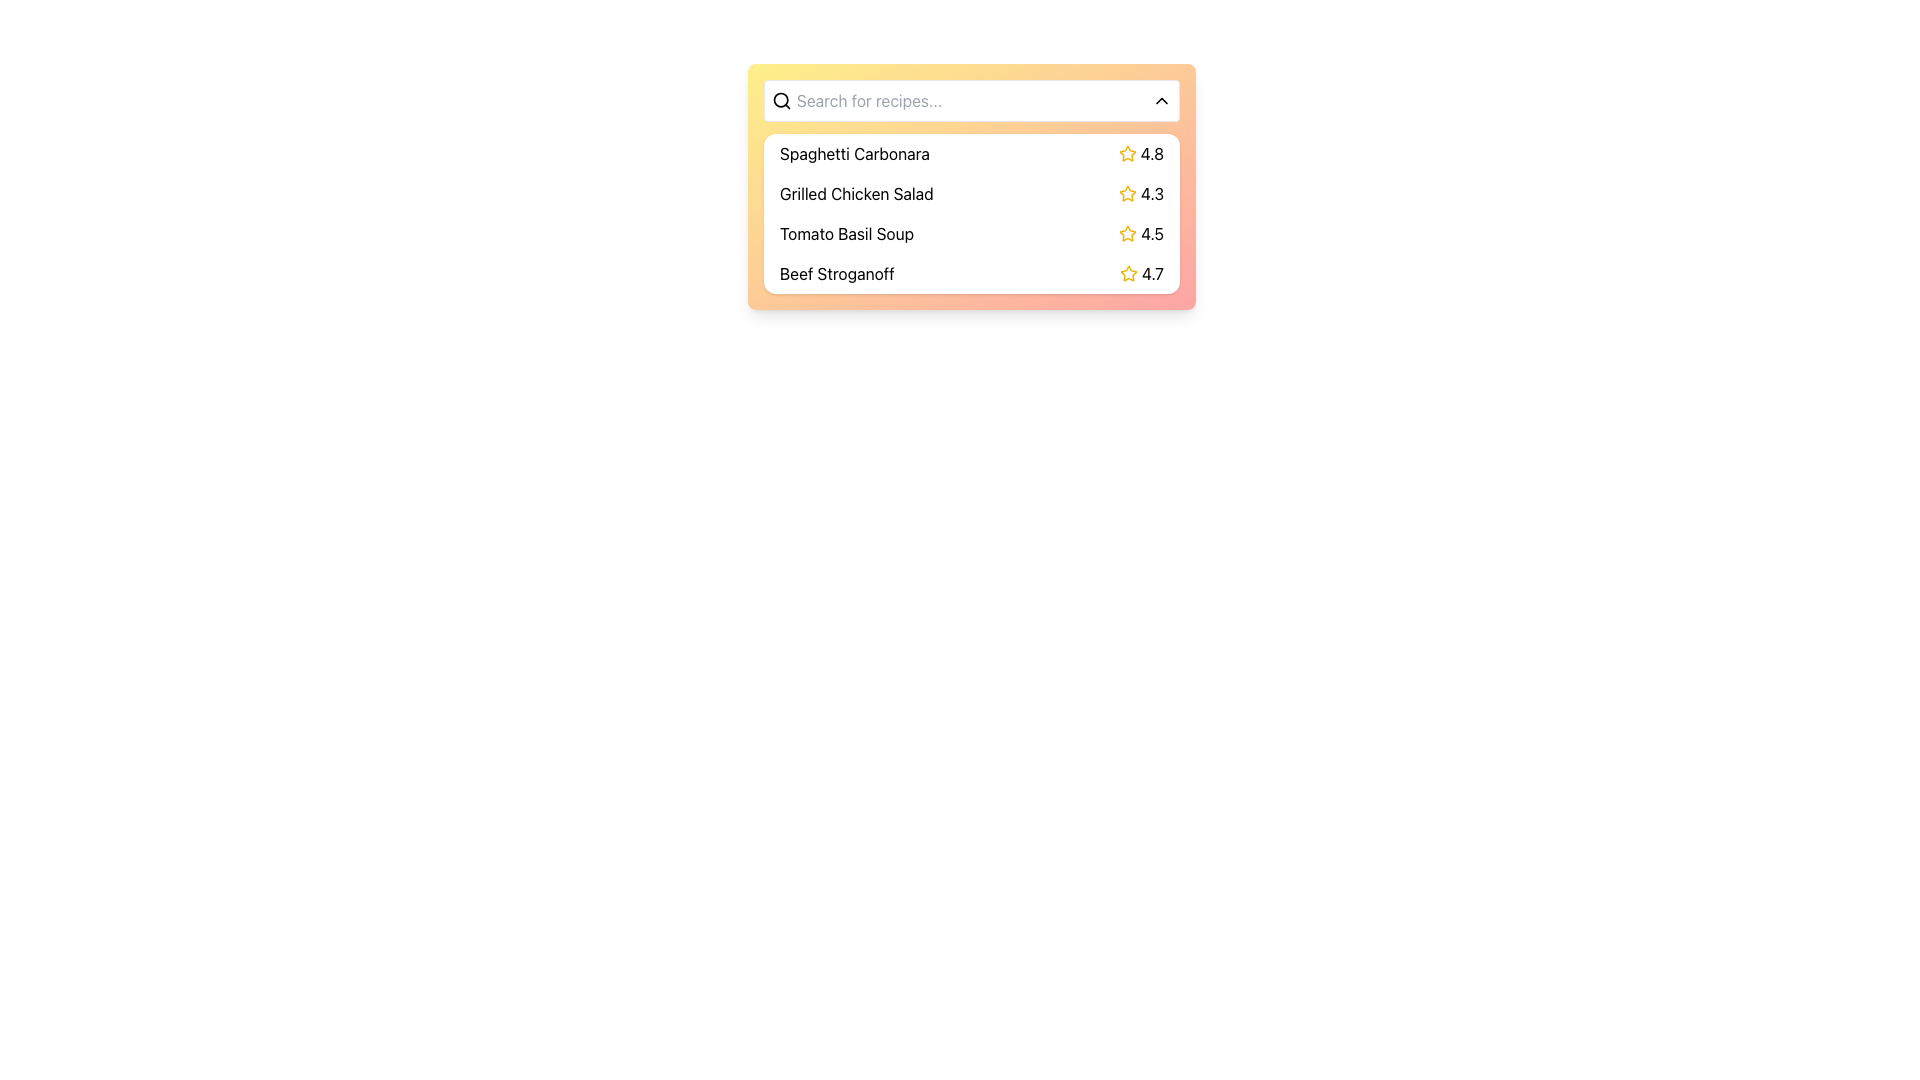 Image resolution: width=1920 pixels, height=1080 pixels. I want to click on the rating display indicating a score of 4.8 for 'Spaghetti Carbonara', so click(1141, 153).